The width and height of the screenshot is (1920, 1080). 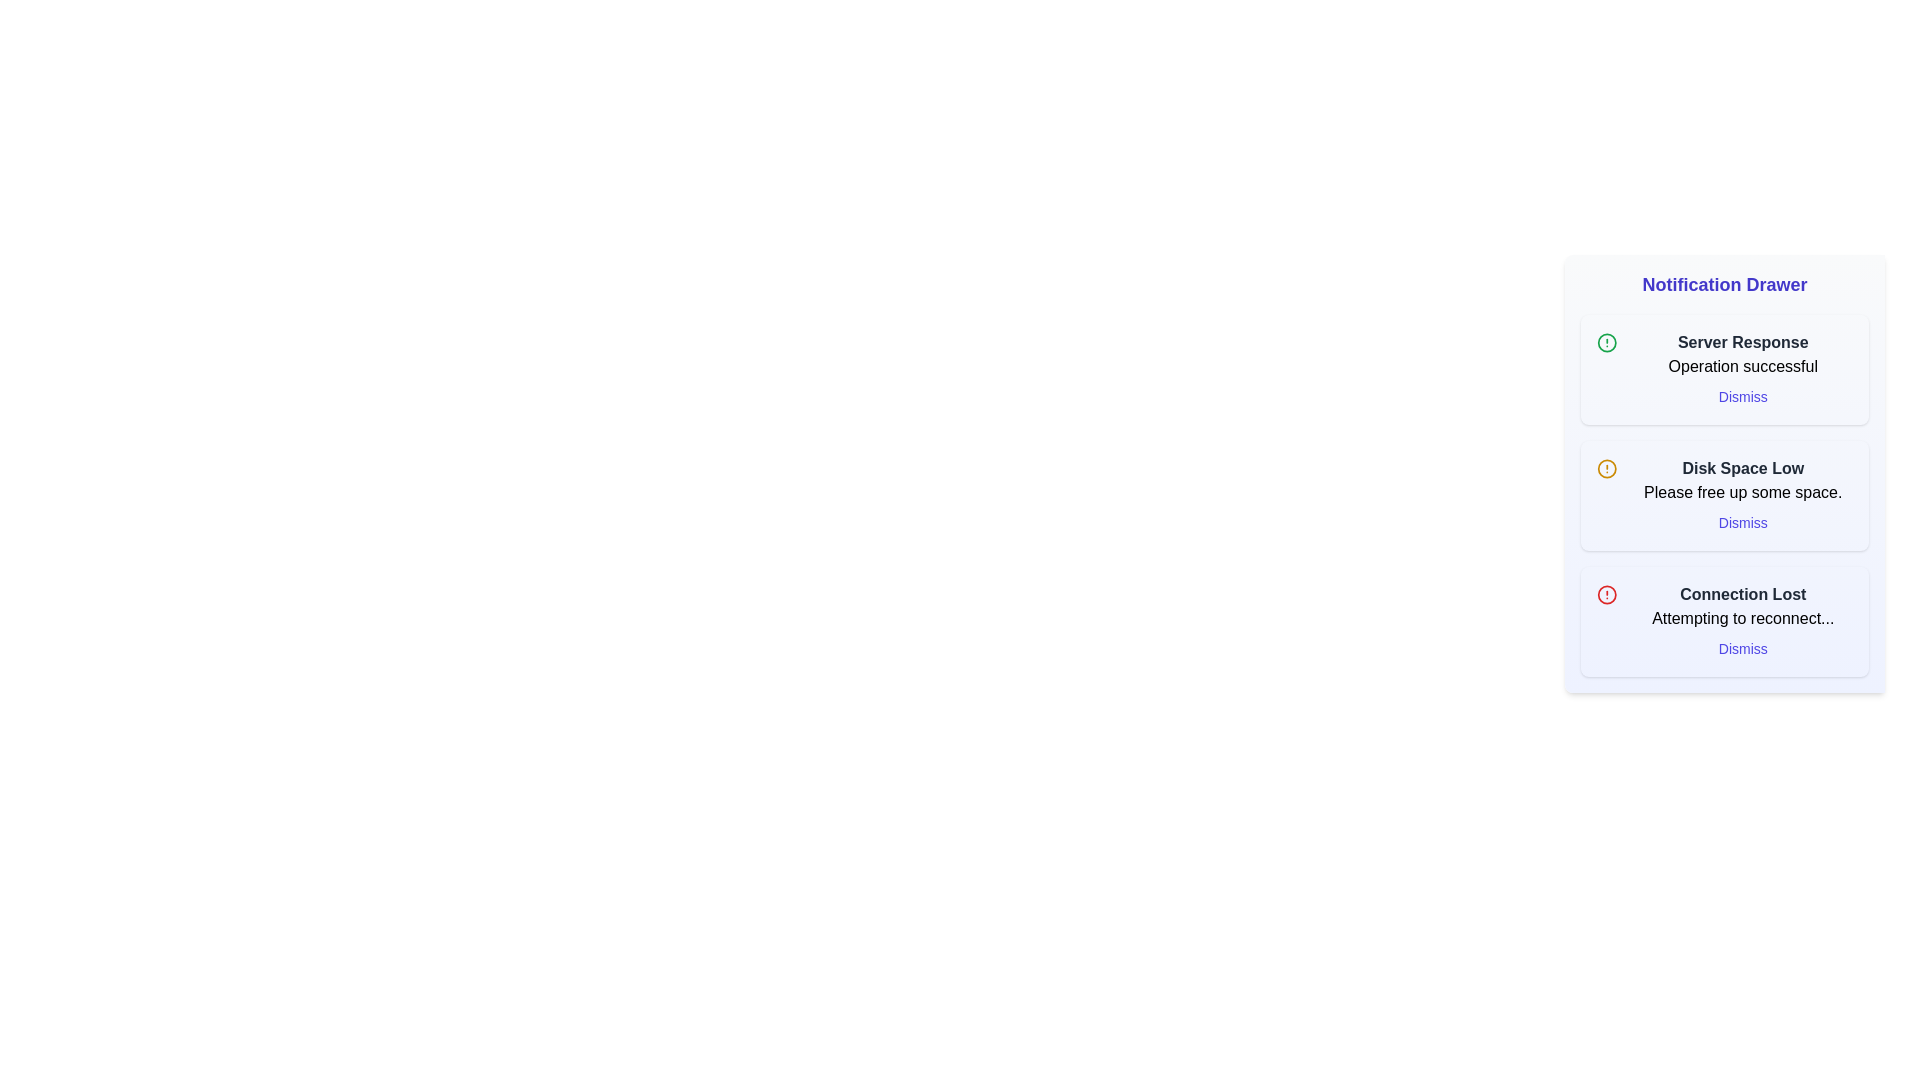 I want to click on the notification drawer header to expand the view and see the notification icons, so click(x=1723, y=285).